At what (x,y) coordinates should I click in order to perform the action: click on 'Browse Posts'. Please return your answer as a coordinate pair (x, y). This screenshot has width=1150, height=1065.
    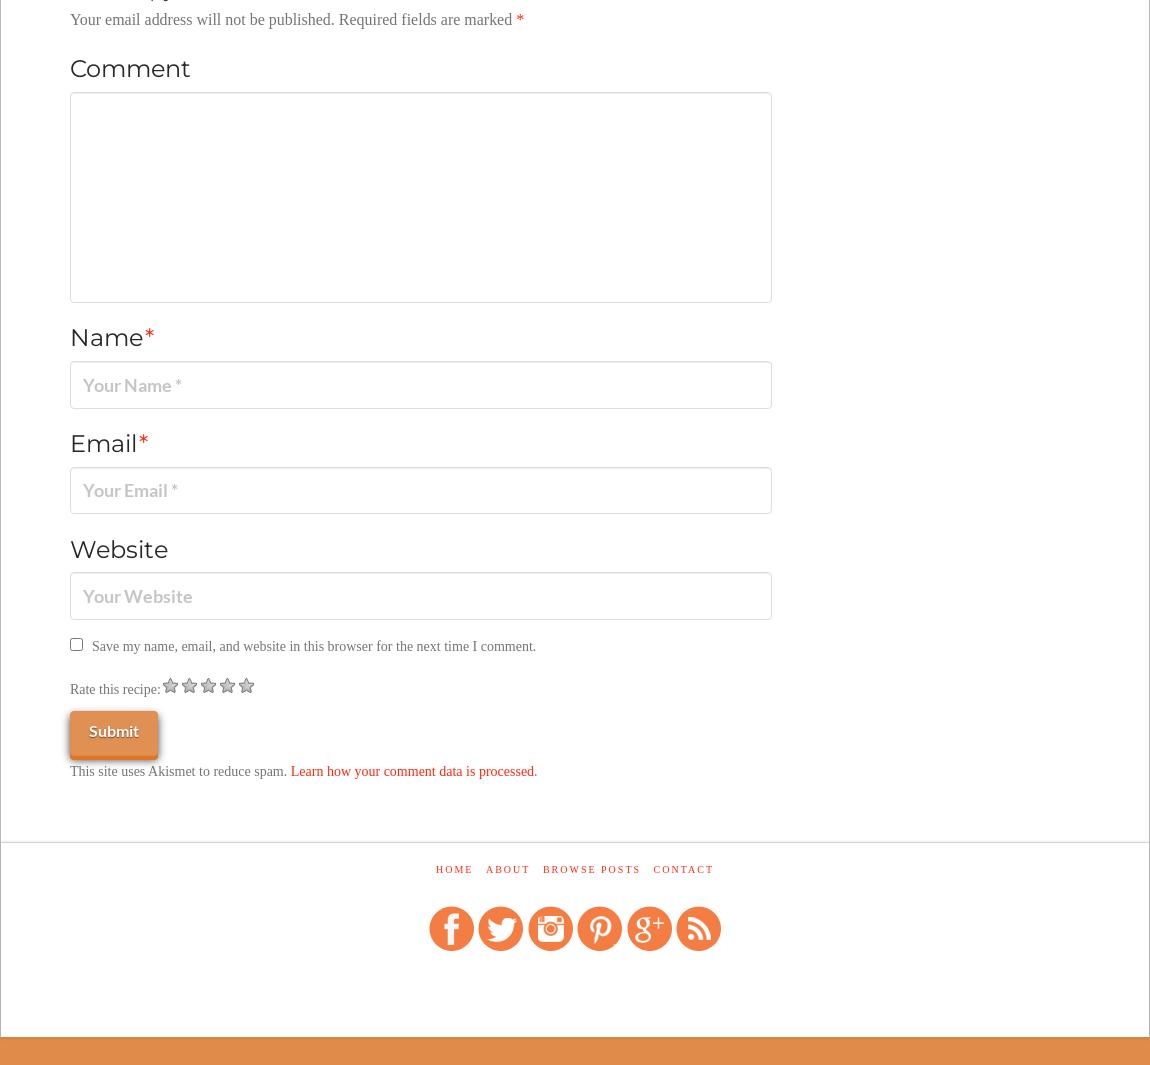
    Looking at the image, I should click on (590, 869).